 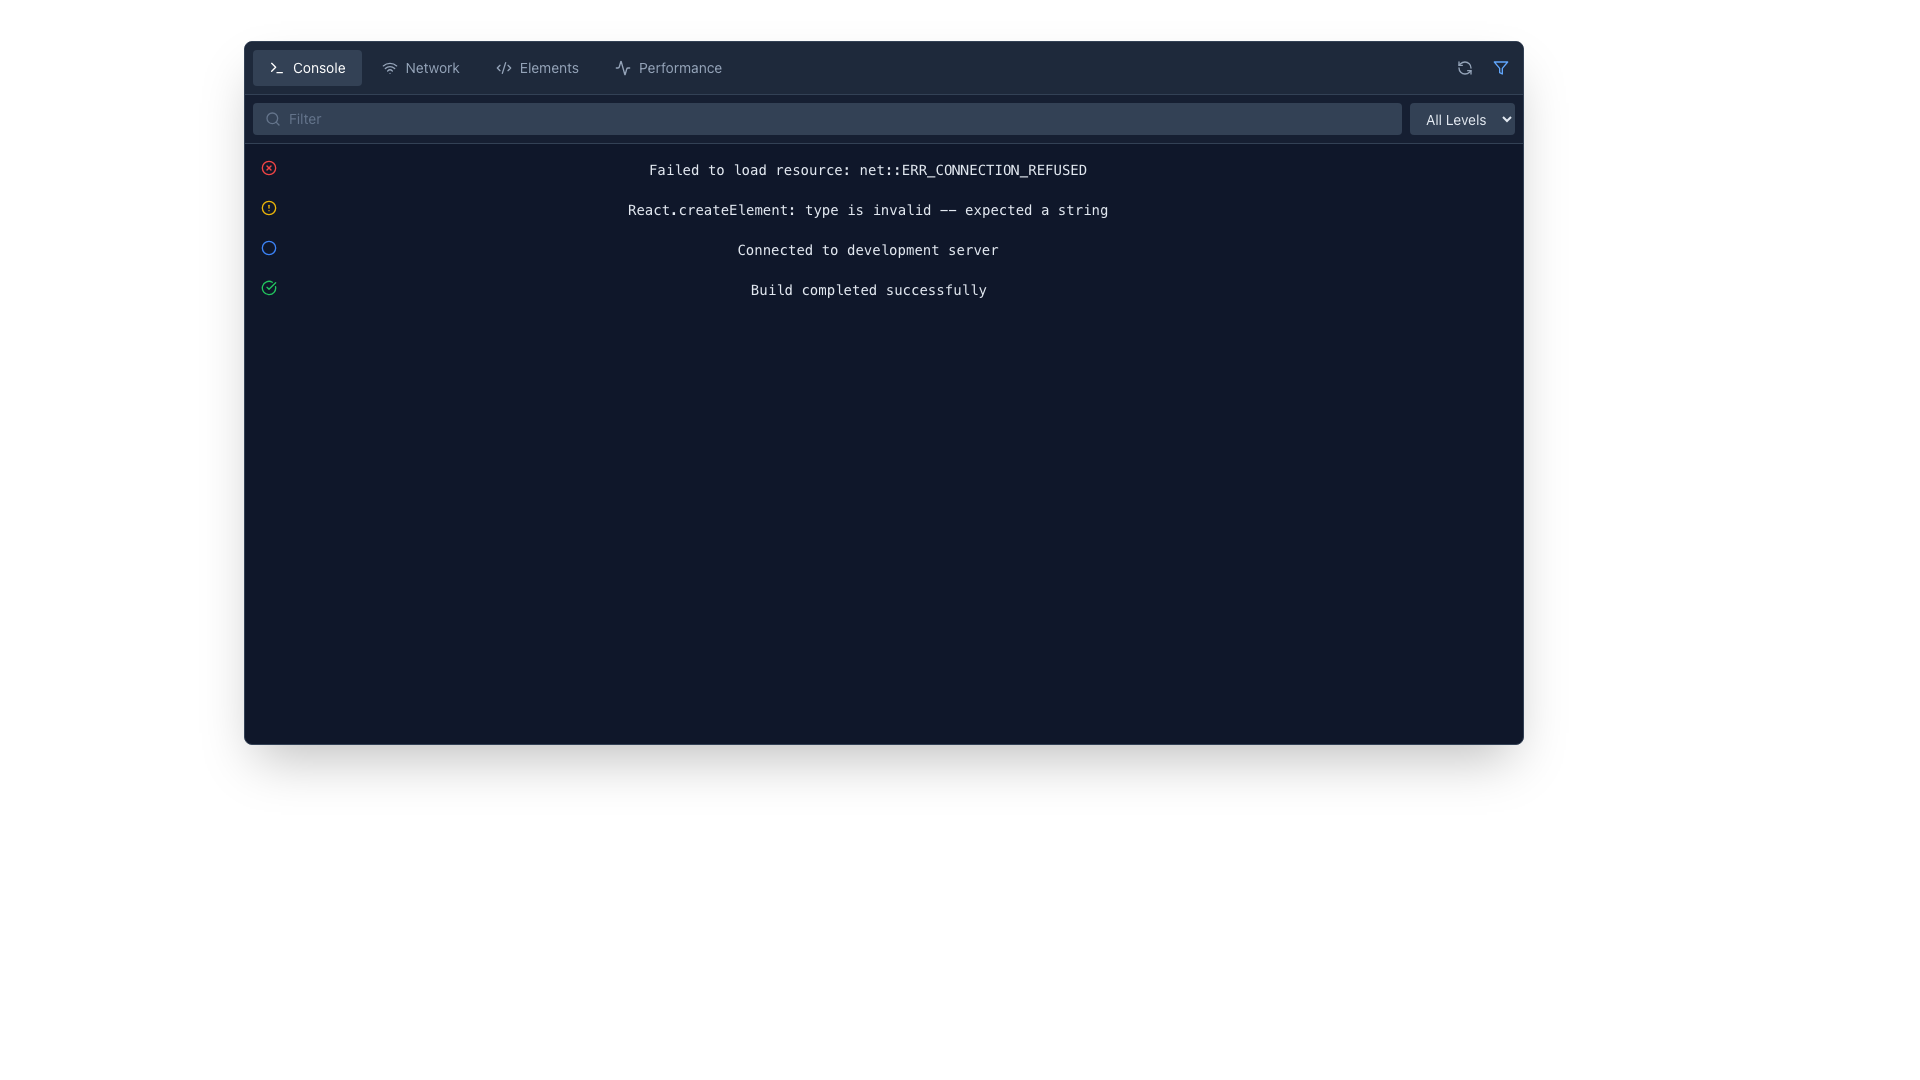 I want to click on the 'Console' tab in the navigation bar at the top of the interface, so click(x=882, y=67).